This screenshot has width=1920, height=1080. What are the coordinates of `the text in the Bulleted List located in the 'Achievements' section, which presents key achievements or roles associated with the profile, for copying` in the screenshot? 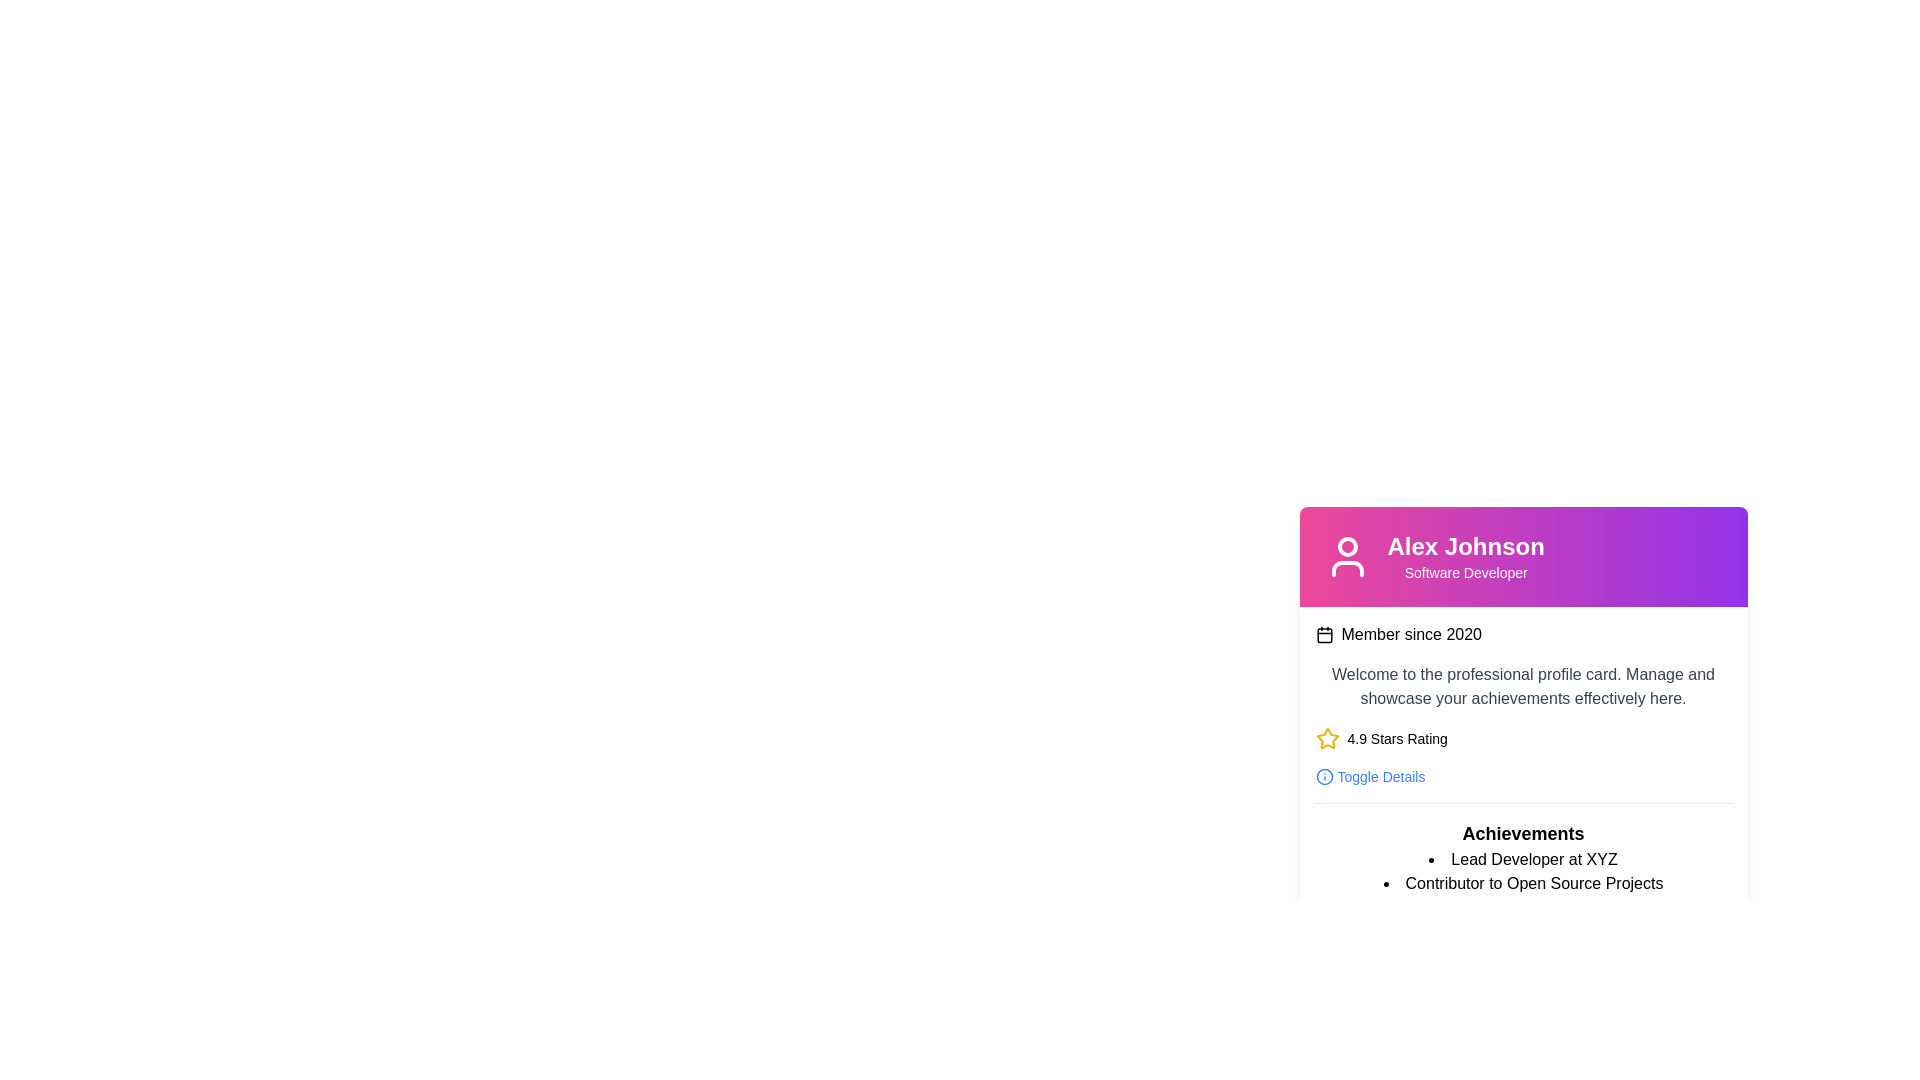 It's located at (1522, 882).